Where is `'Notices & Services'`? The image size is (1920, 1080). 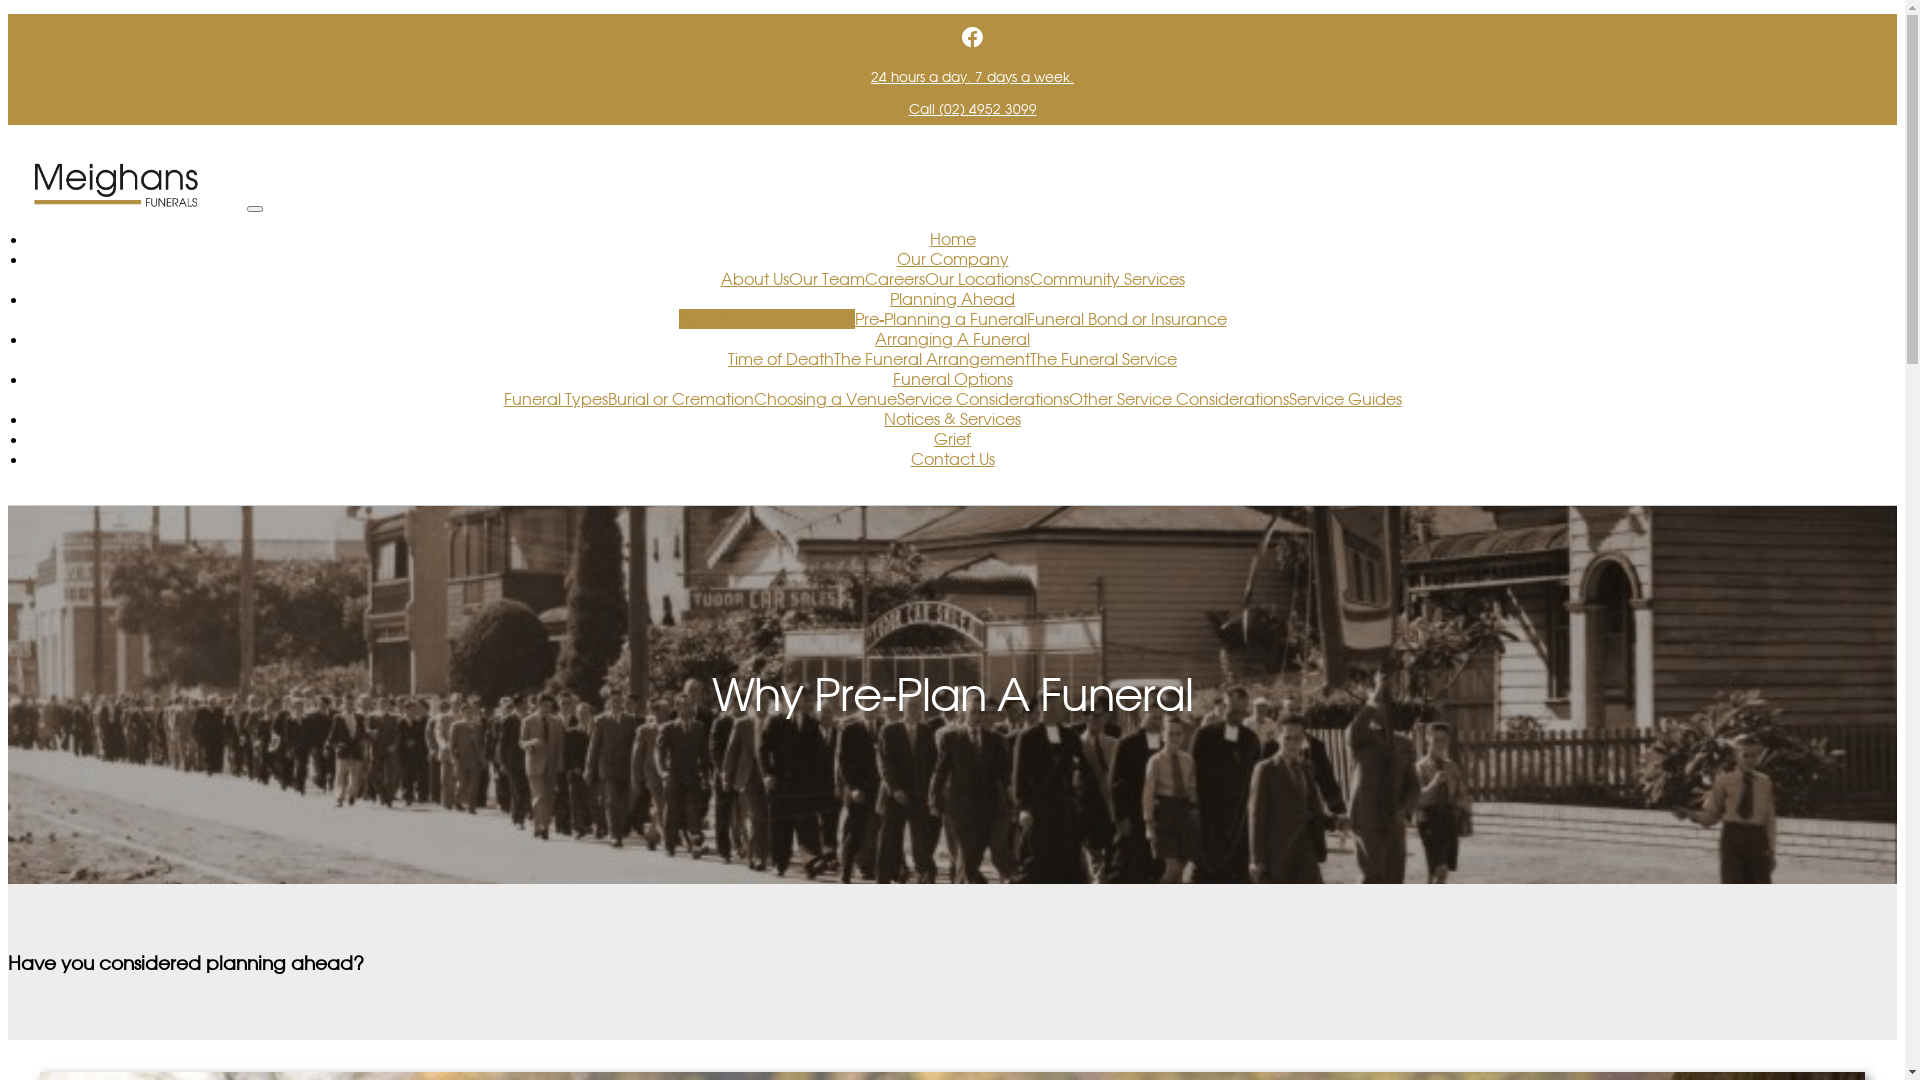
'Notices & Services' is located at coordinates (951, 418).